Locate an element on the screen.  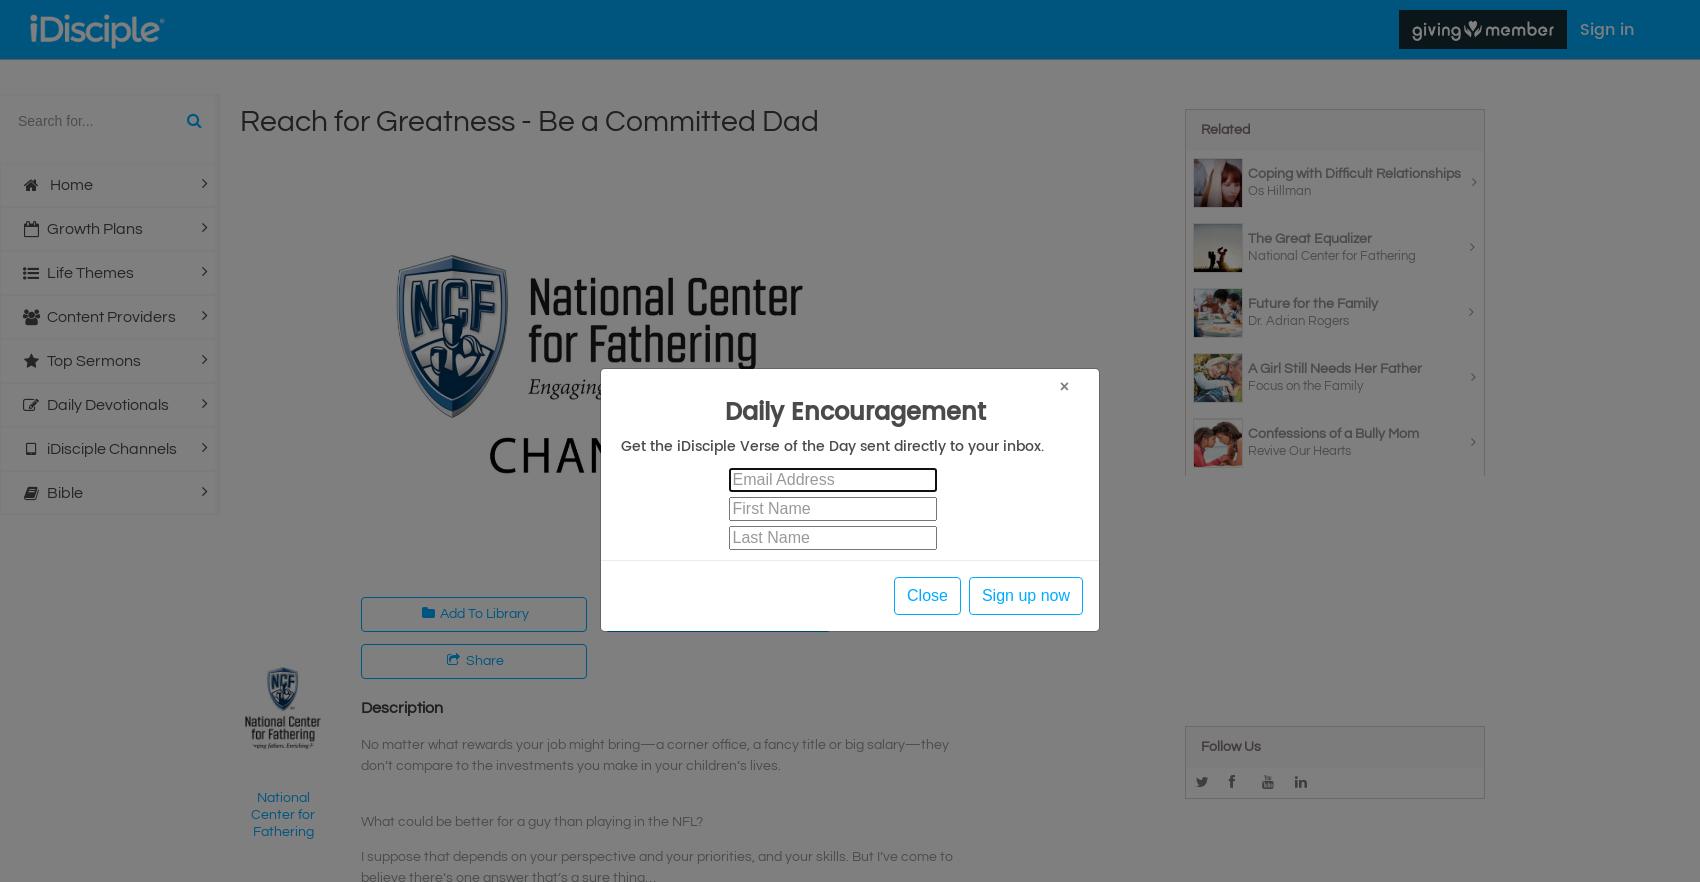
'Bible' is located at coordinates (63, 492).